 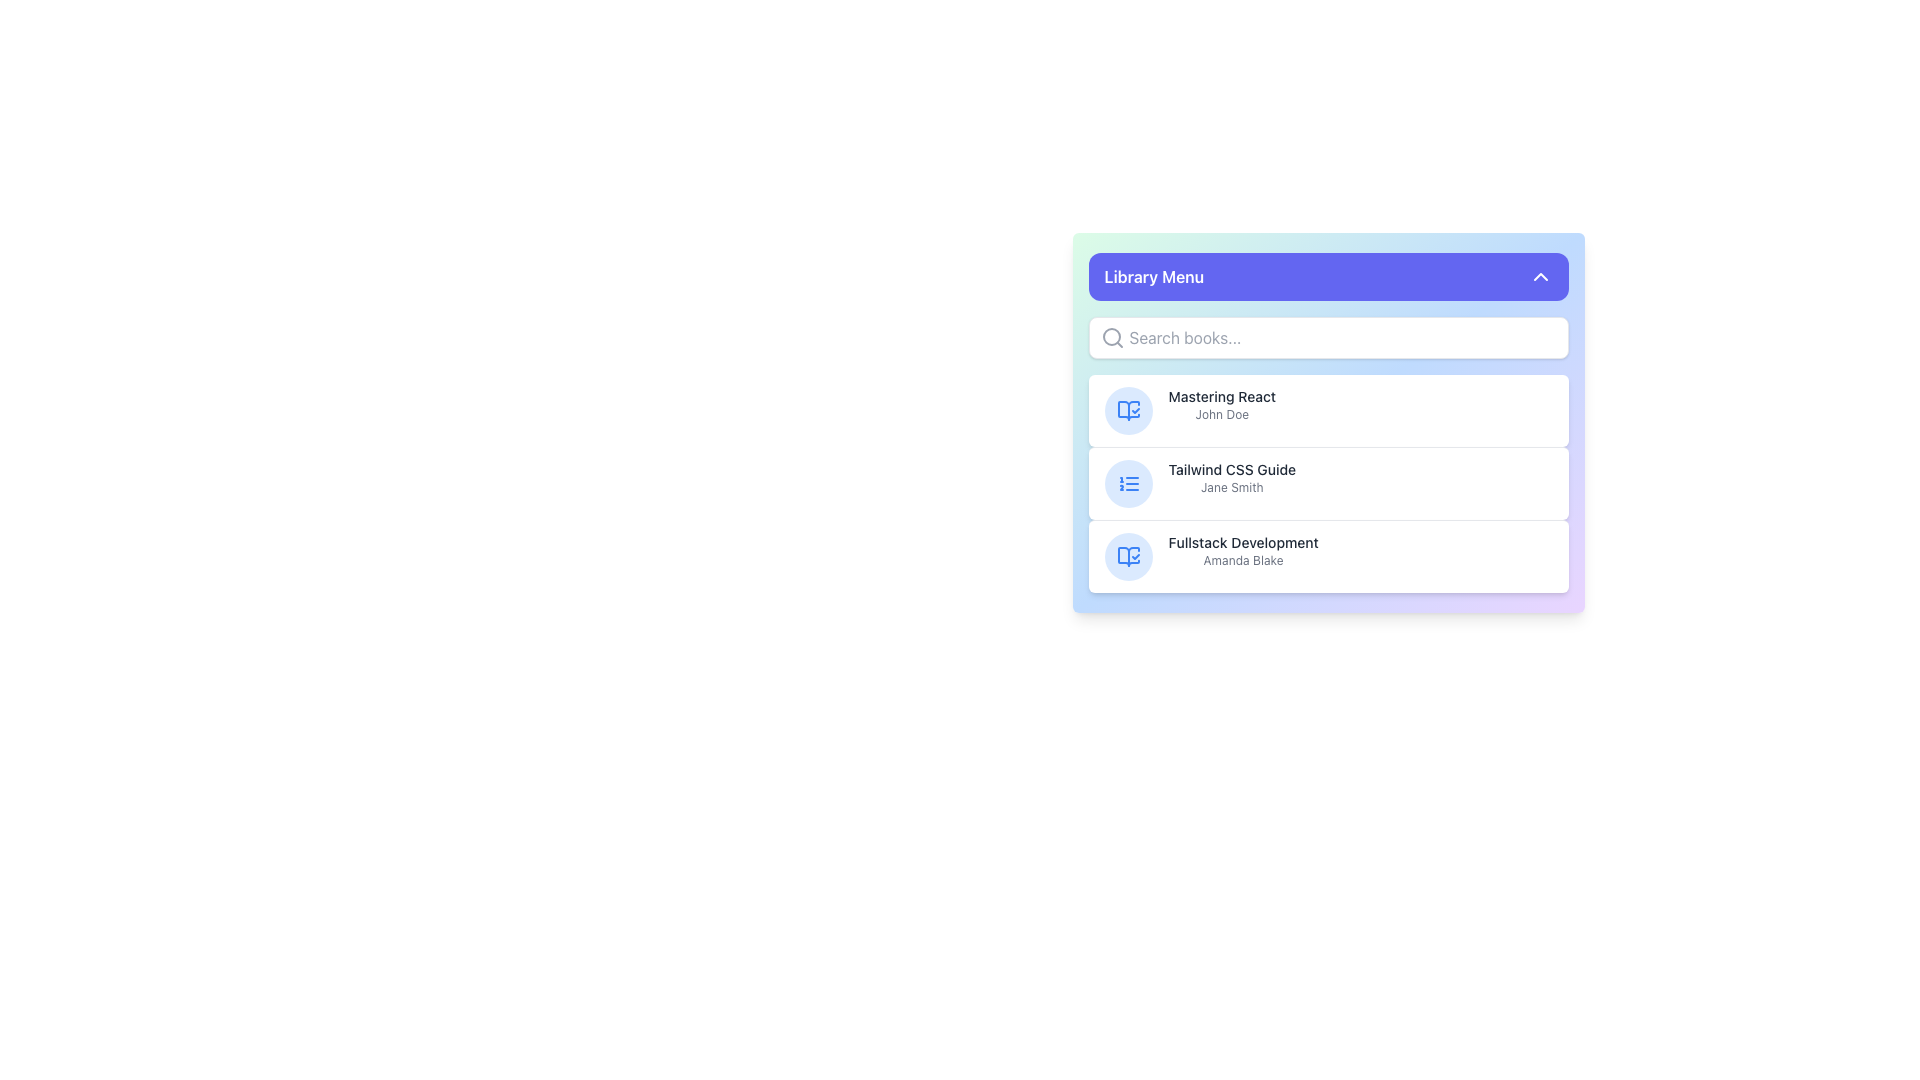 What do you see at coordinates (1328, 455) in the screenshot?
I see `the second item in the Library Menu list, which contains book entries including title and author name` at bounding box center [1328, 455].